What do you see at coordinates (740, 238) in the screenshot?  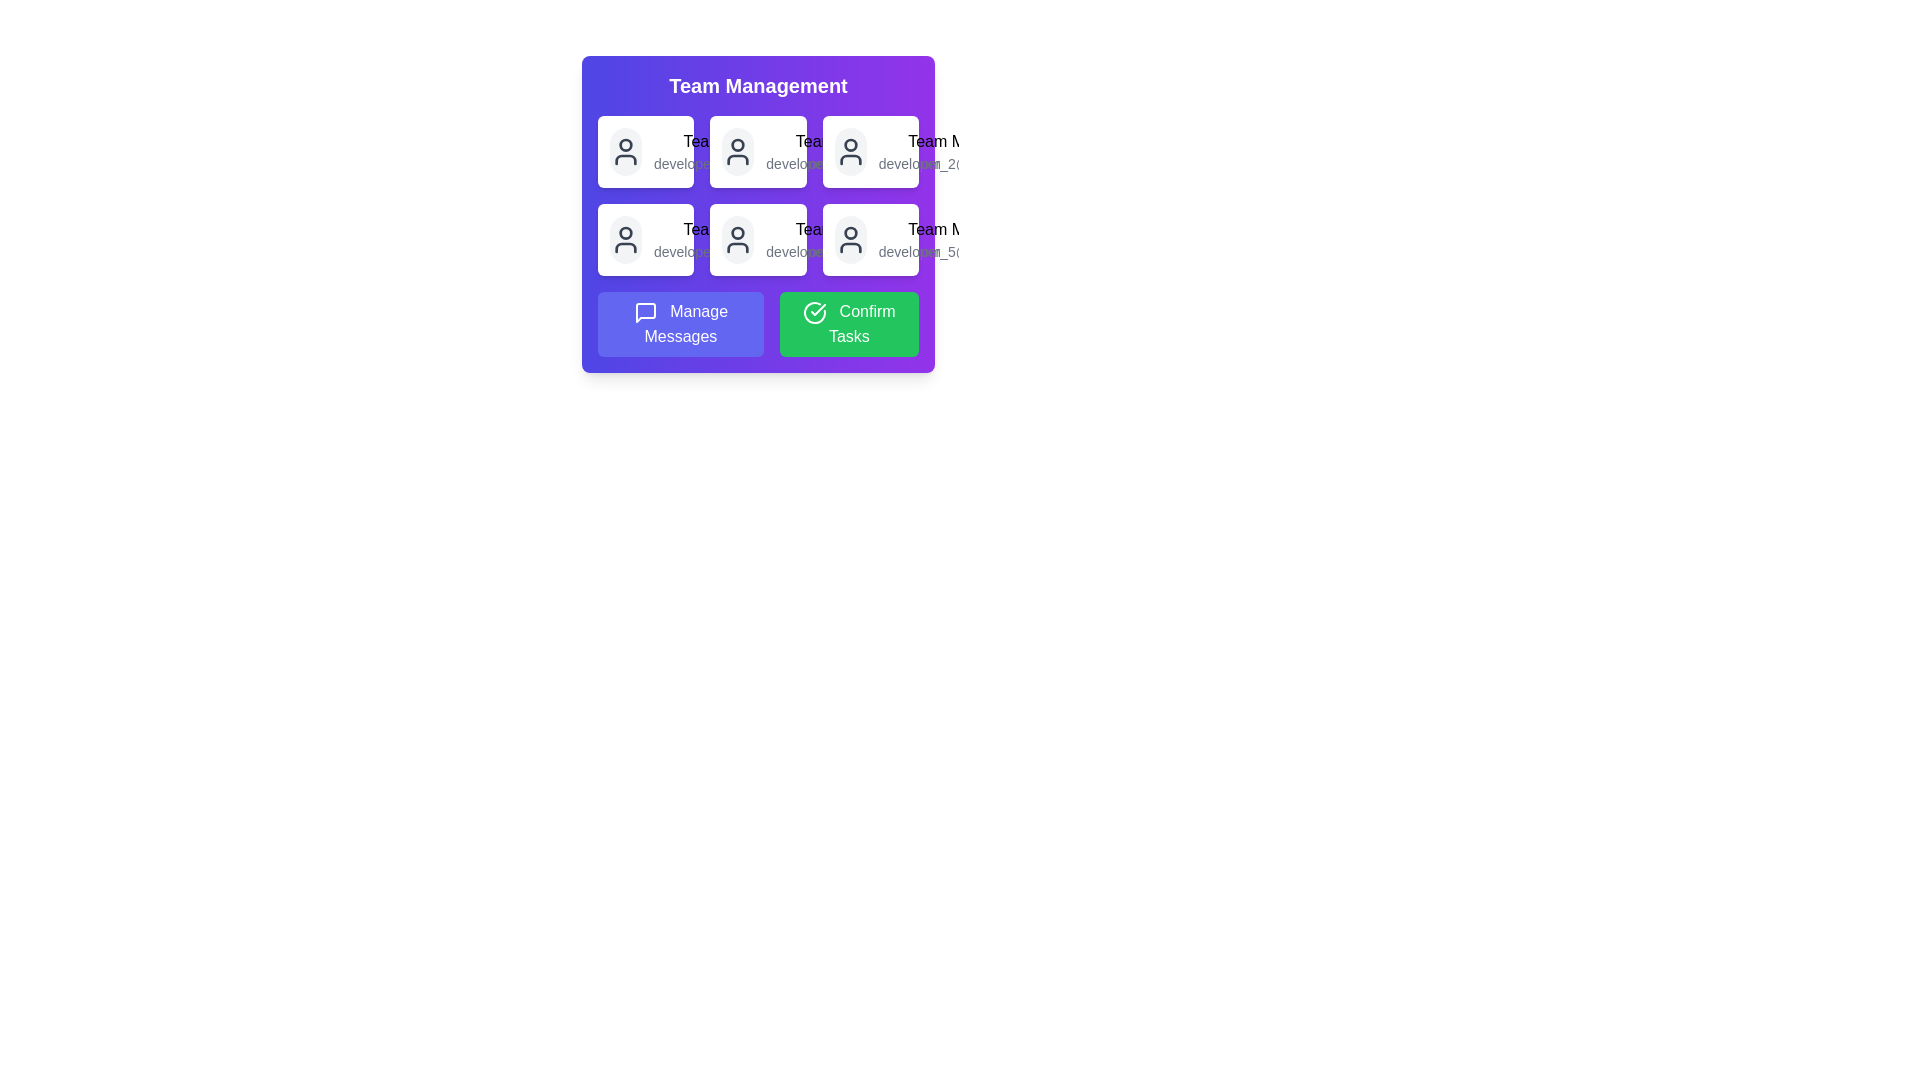 I see `the text display component that shows the name and email address of a team member, which is located in the second position of the second row in a grid layout` at bounding box center [740, 238].